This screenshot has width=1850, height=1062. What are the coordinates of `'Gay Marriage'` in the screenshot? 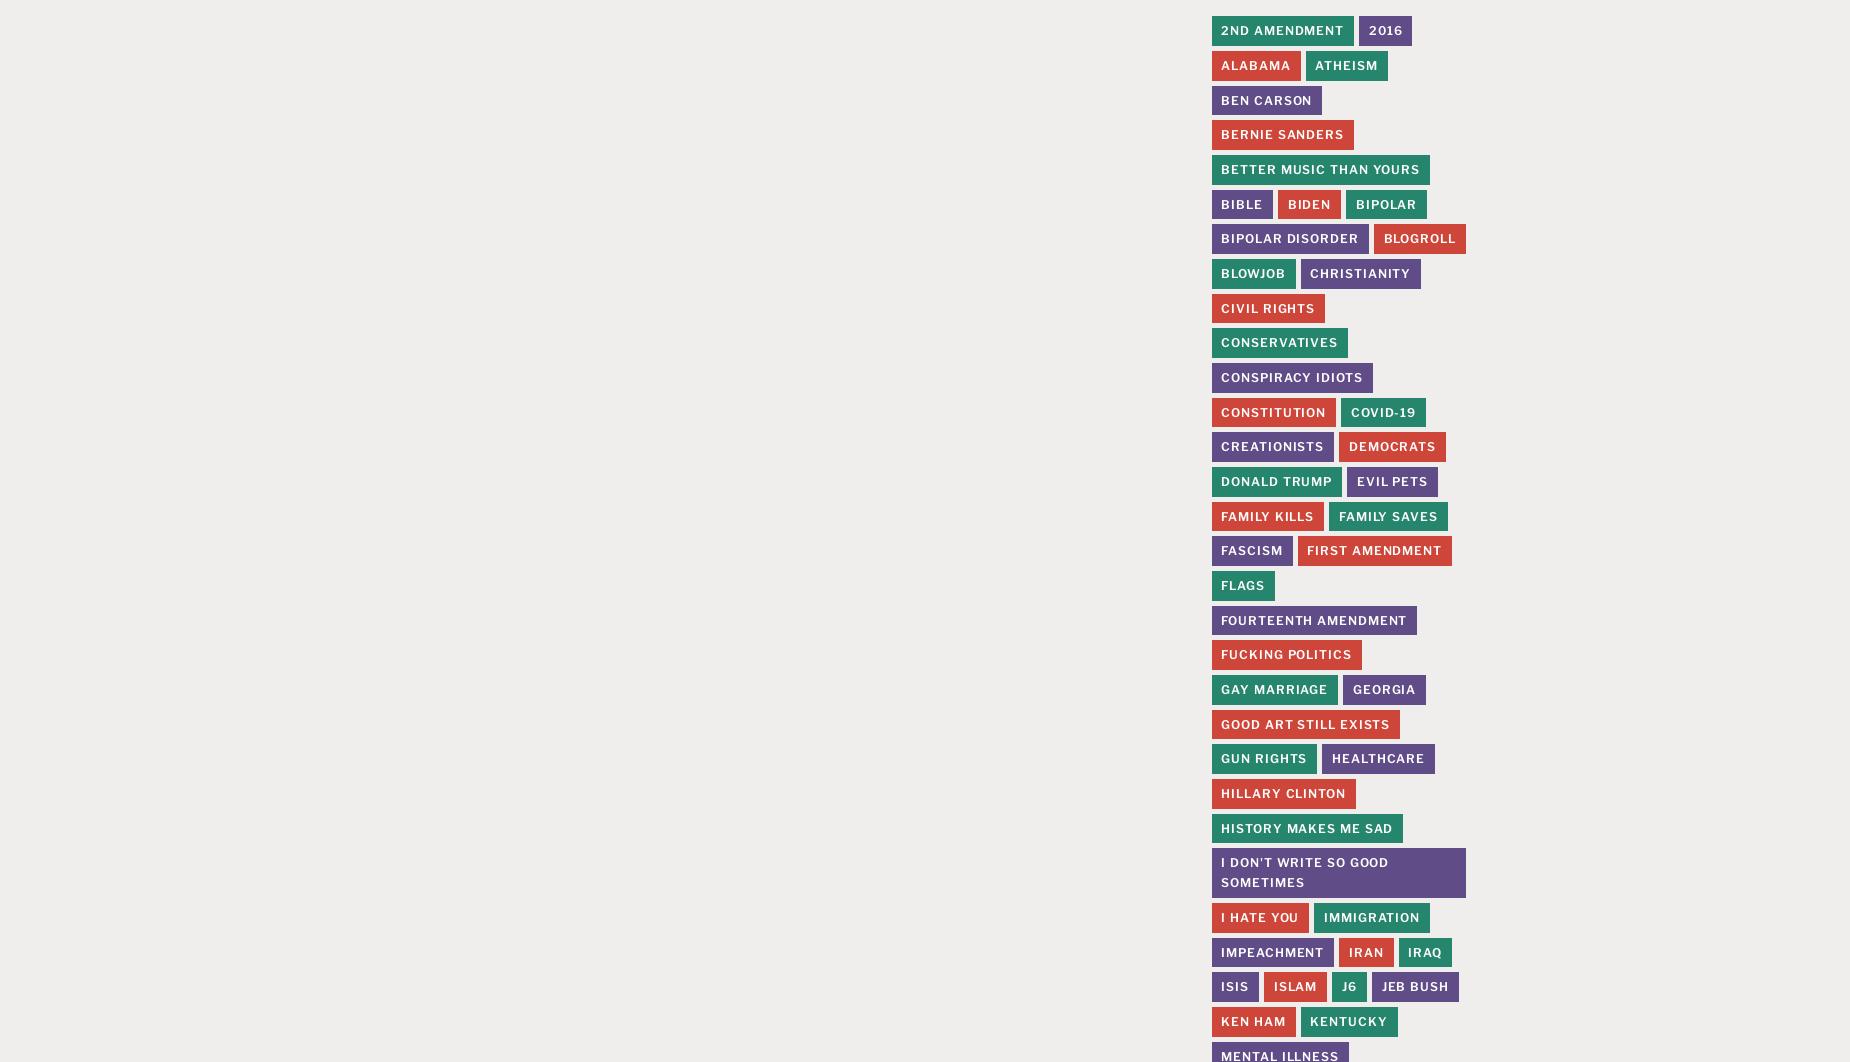 It's located at (1273, 689).